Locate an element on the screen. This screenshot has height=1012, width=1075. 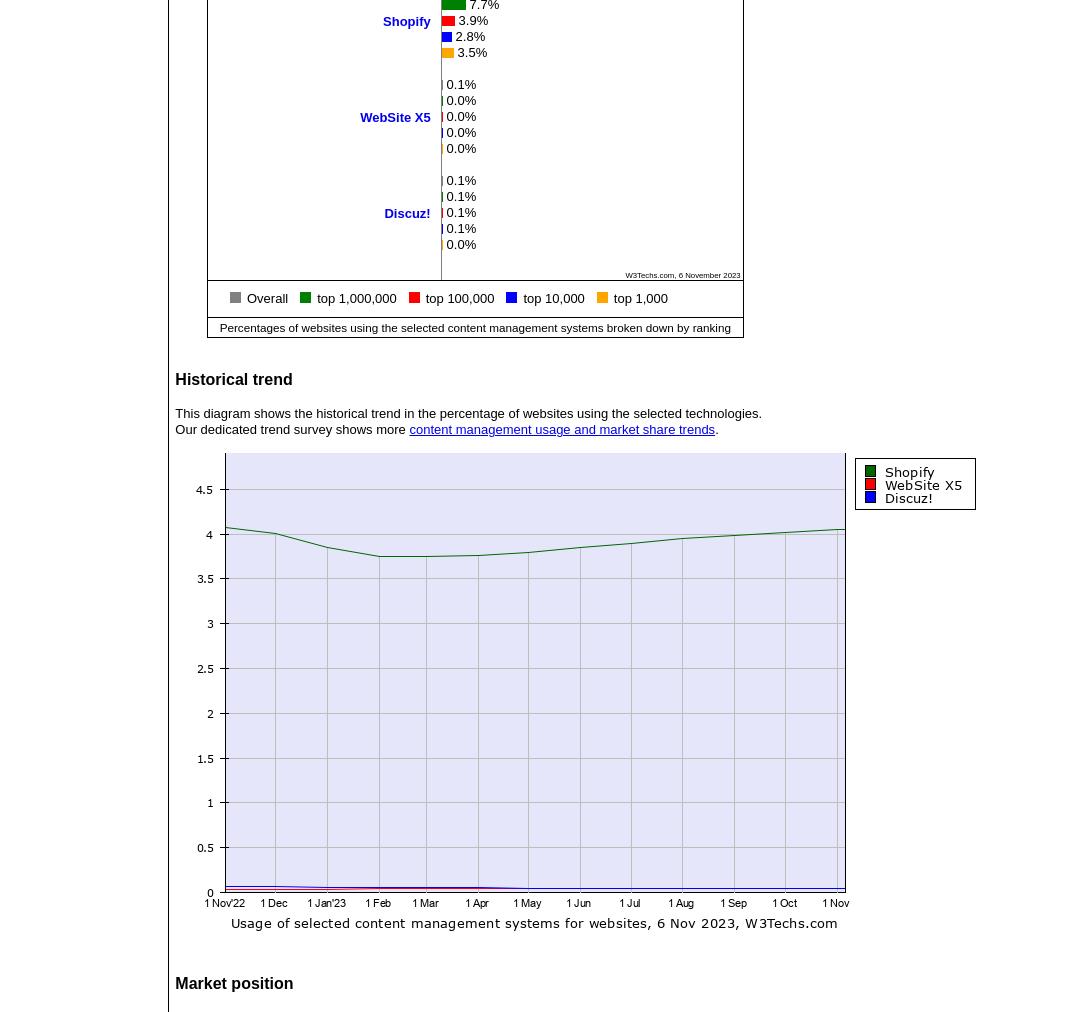
'.' is located at coordinates (713, 429).